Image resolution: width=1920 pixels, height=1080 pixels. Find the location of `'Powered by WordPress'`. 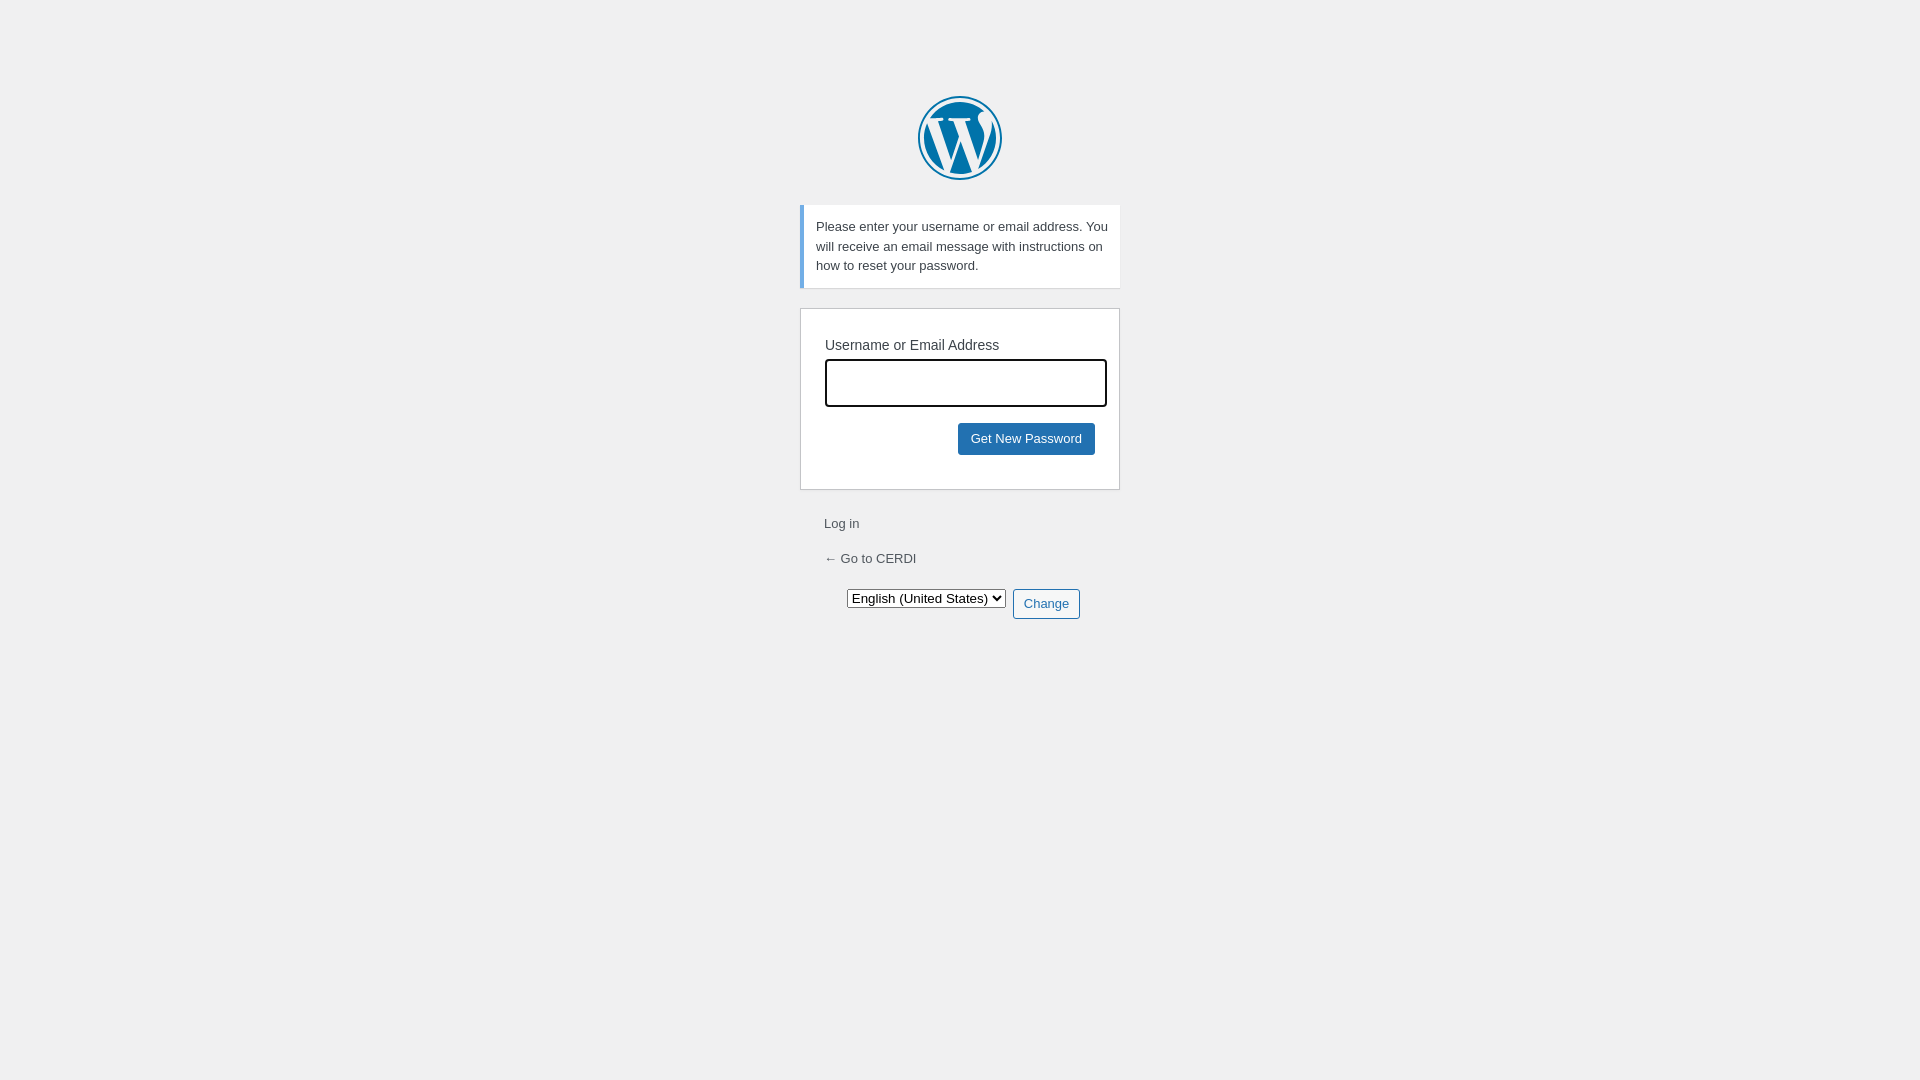

'Powered by WordPress' is located at coordinates (960, 137).